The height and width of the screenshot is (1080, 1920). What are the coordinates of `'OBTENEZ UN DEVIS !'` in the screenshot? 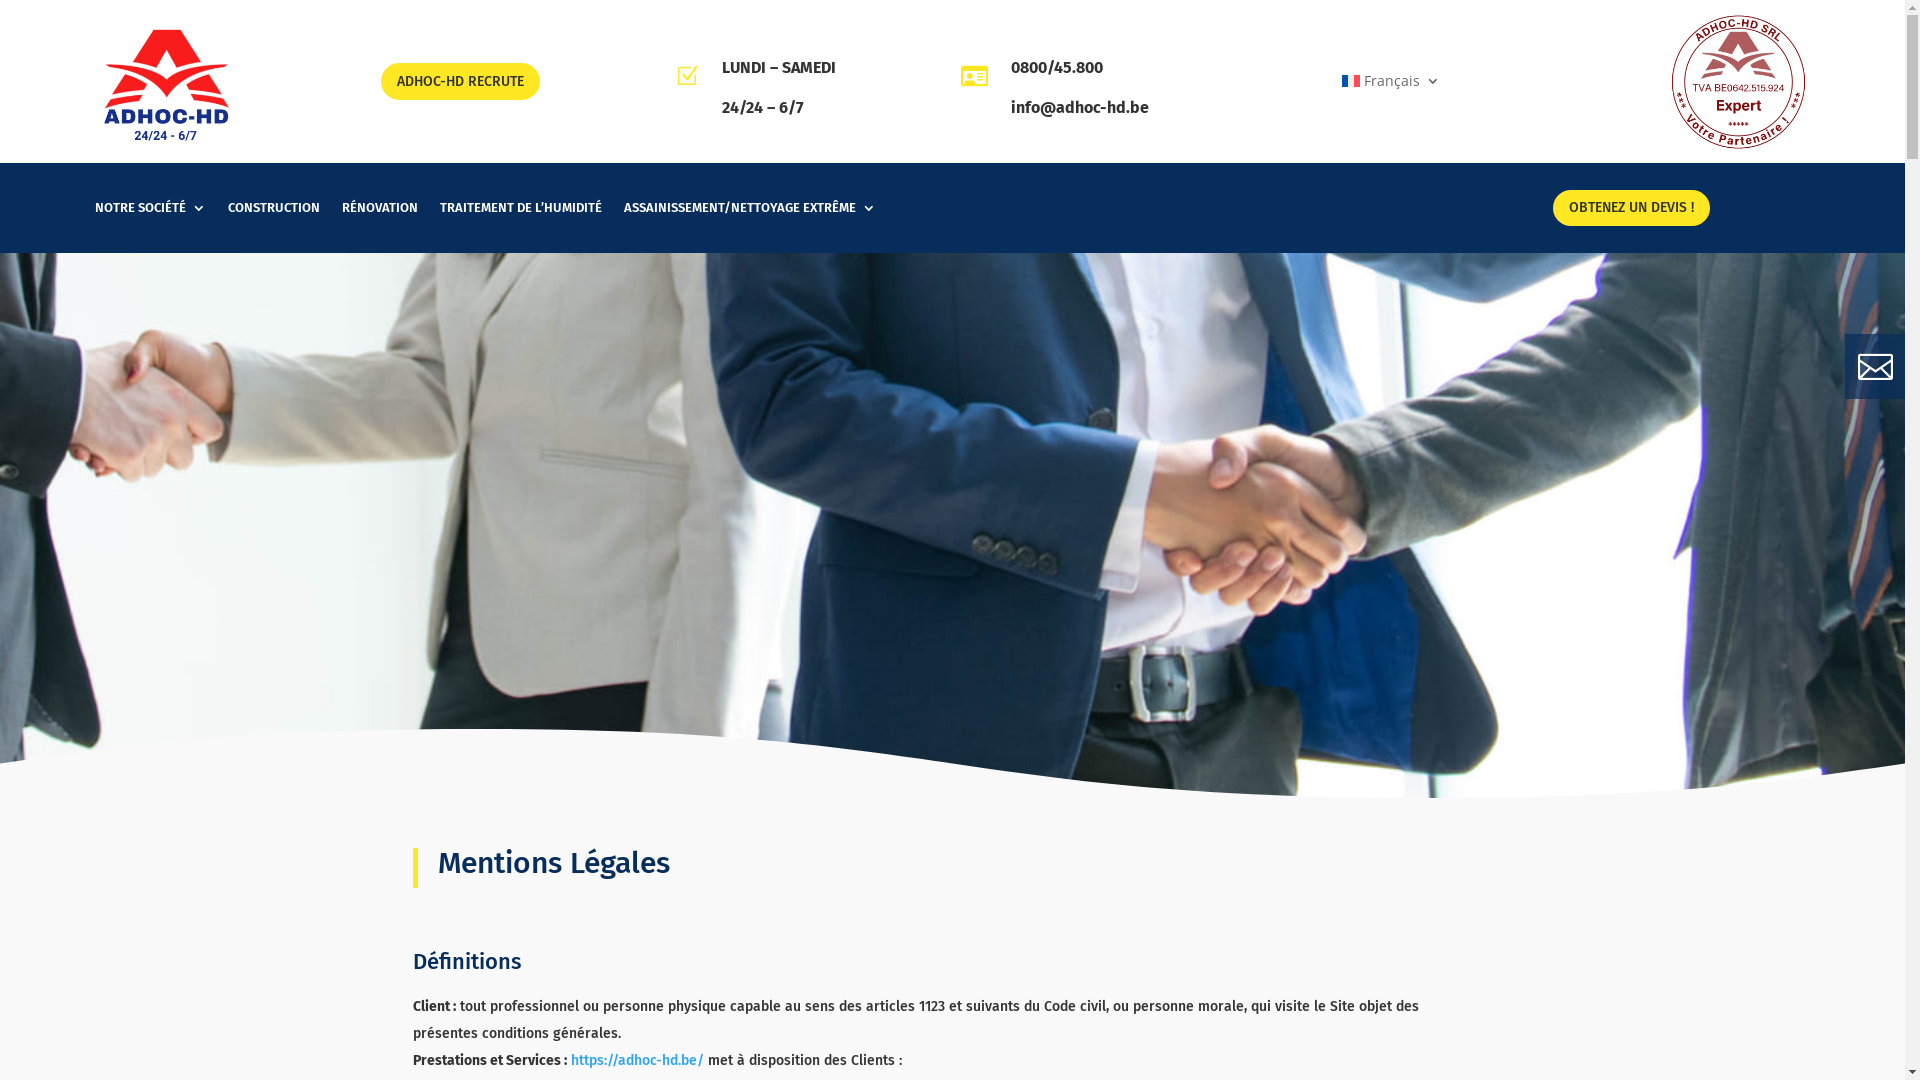 It's located at (1631, 208).